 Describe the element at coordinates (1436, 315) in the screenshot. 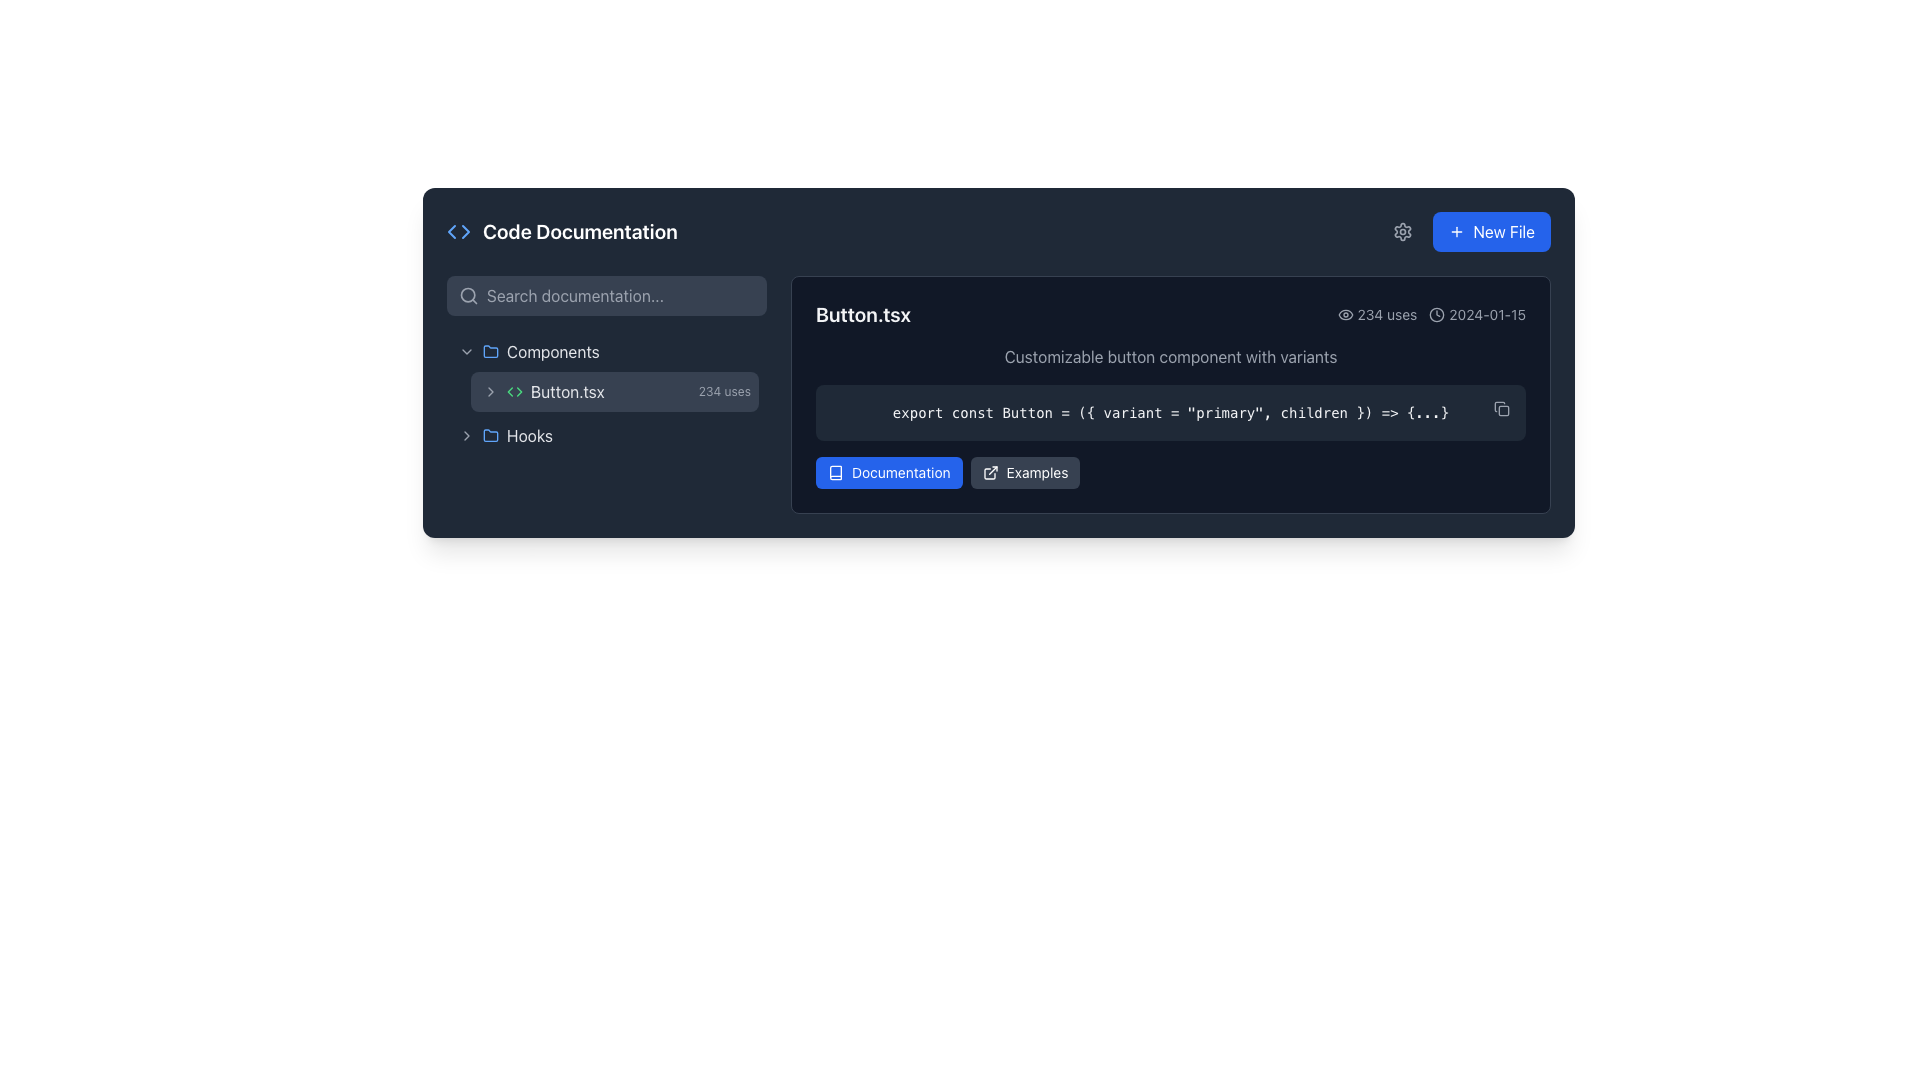

I see `the clock icon that represents a timestamp, positioned to the left of the date text '2024-01-15'` at that location.